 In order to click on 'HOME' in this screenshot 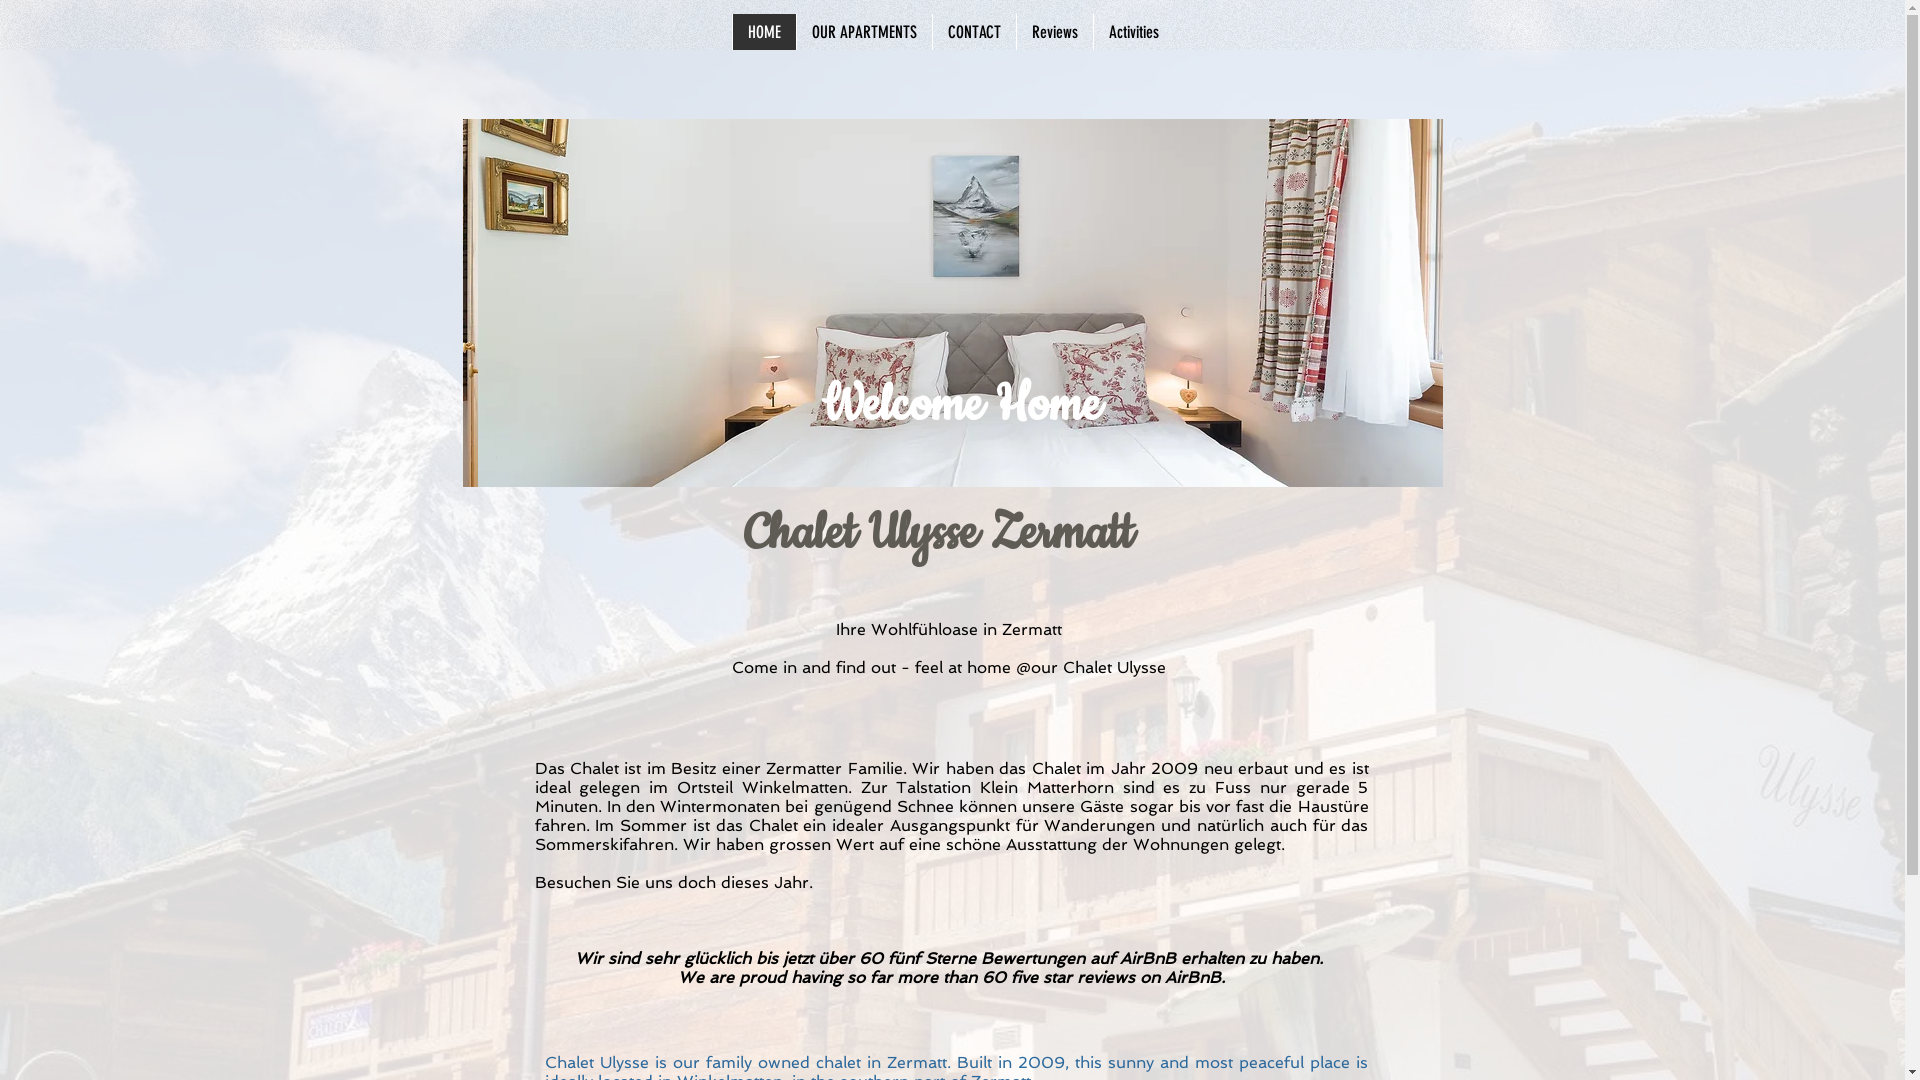, I will do `click(762, 31)`.